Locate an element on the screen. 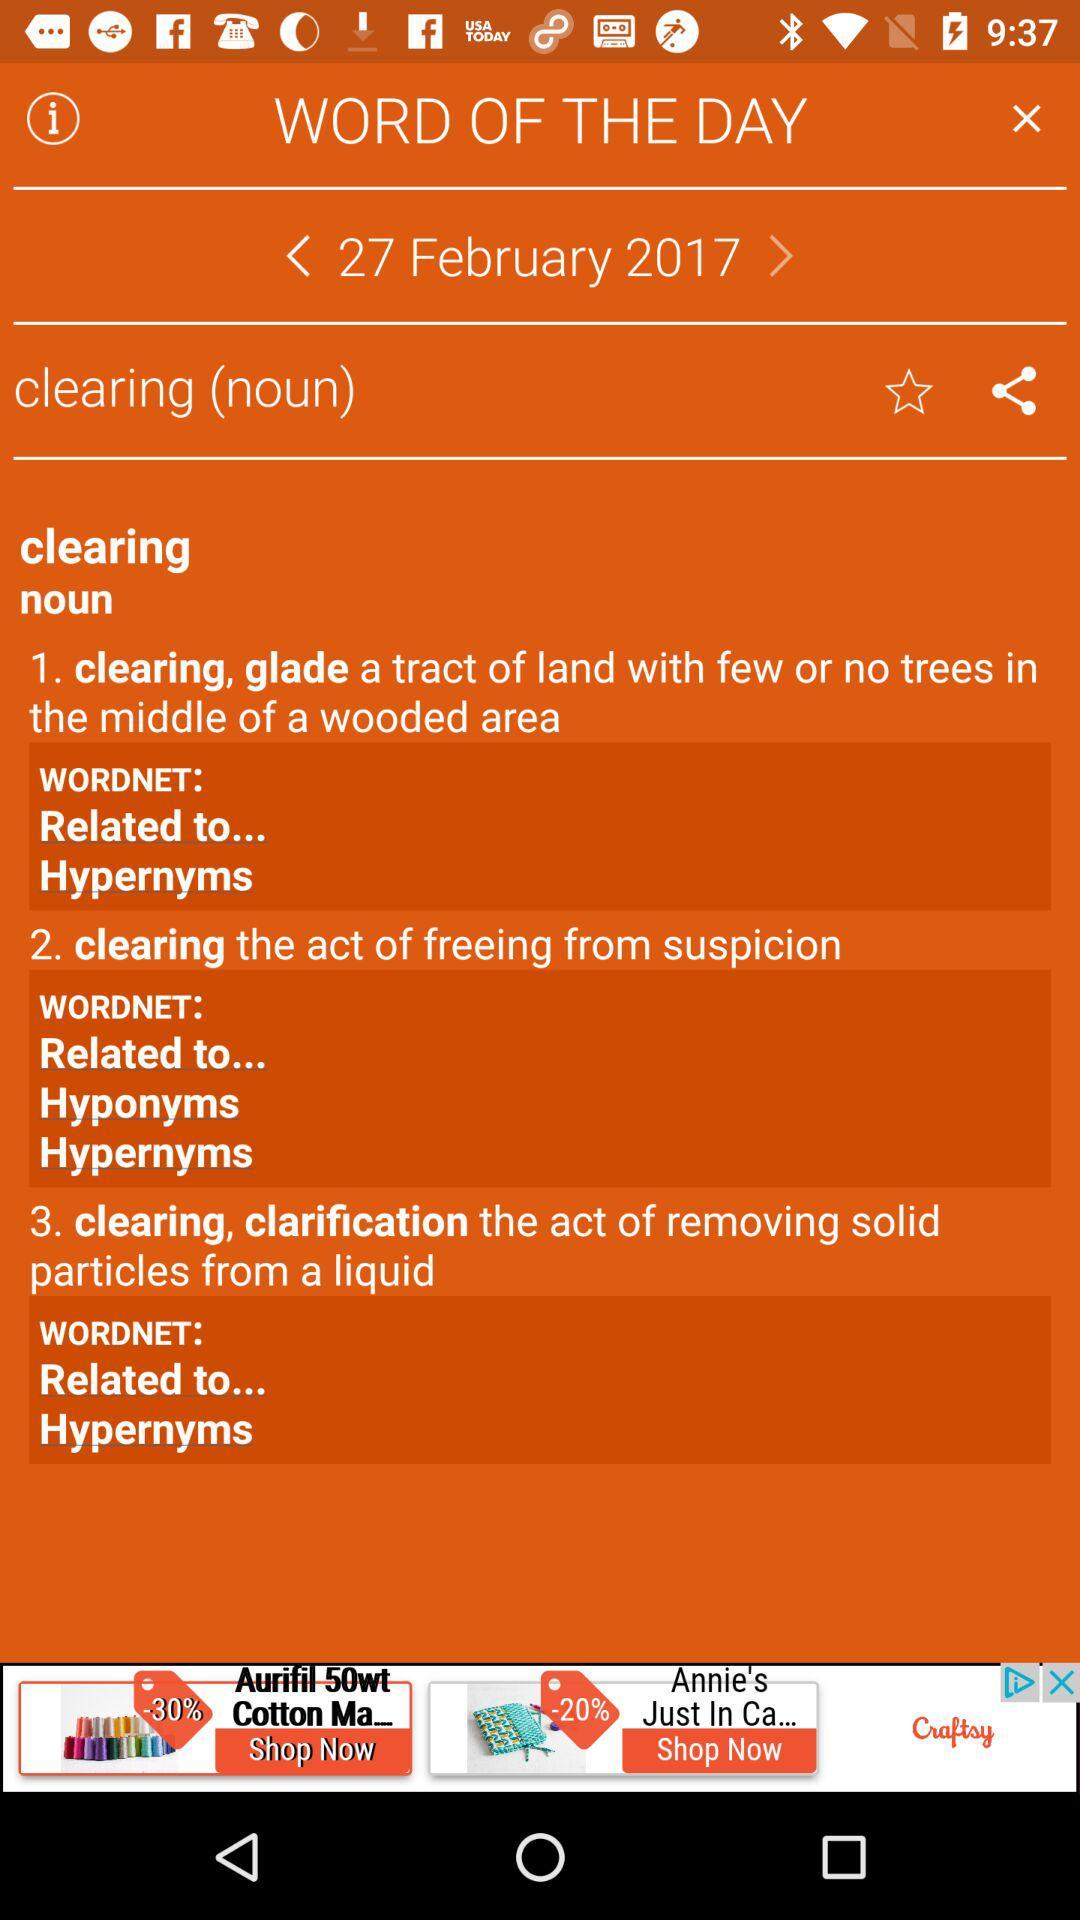 This screenshot has height=1920, width=1080. network is located at coordinates (1014, 390).